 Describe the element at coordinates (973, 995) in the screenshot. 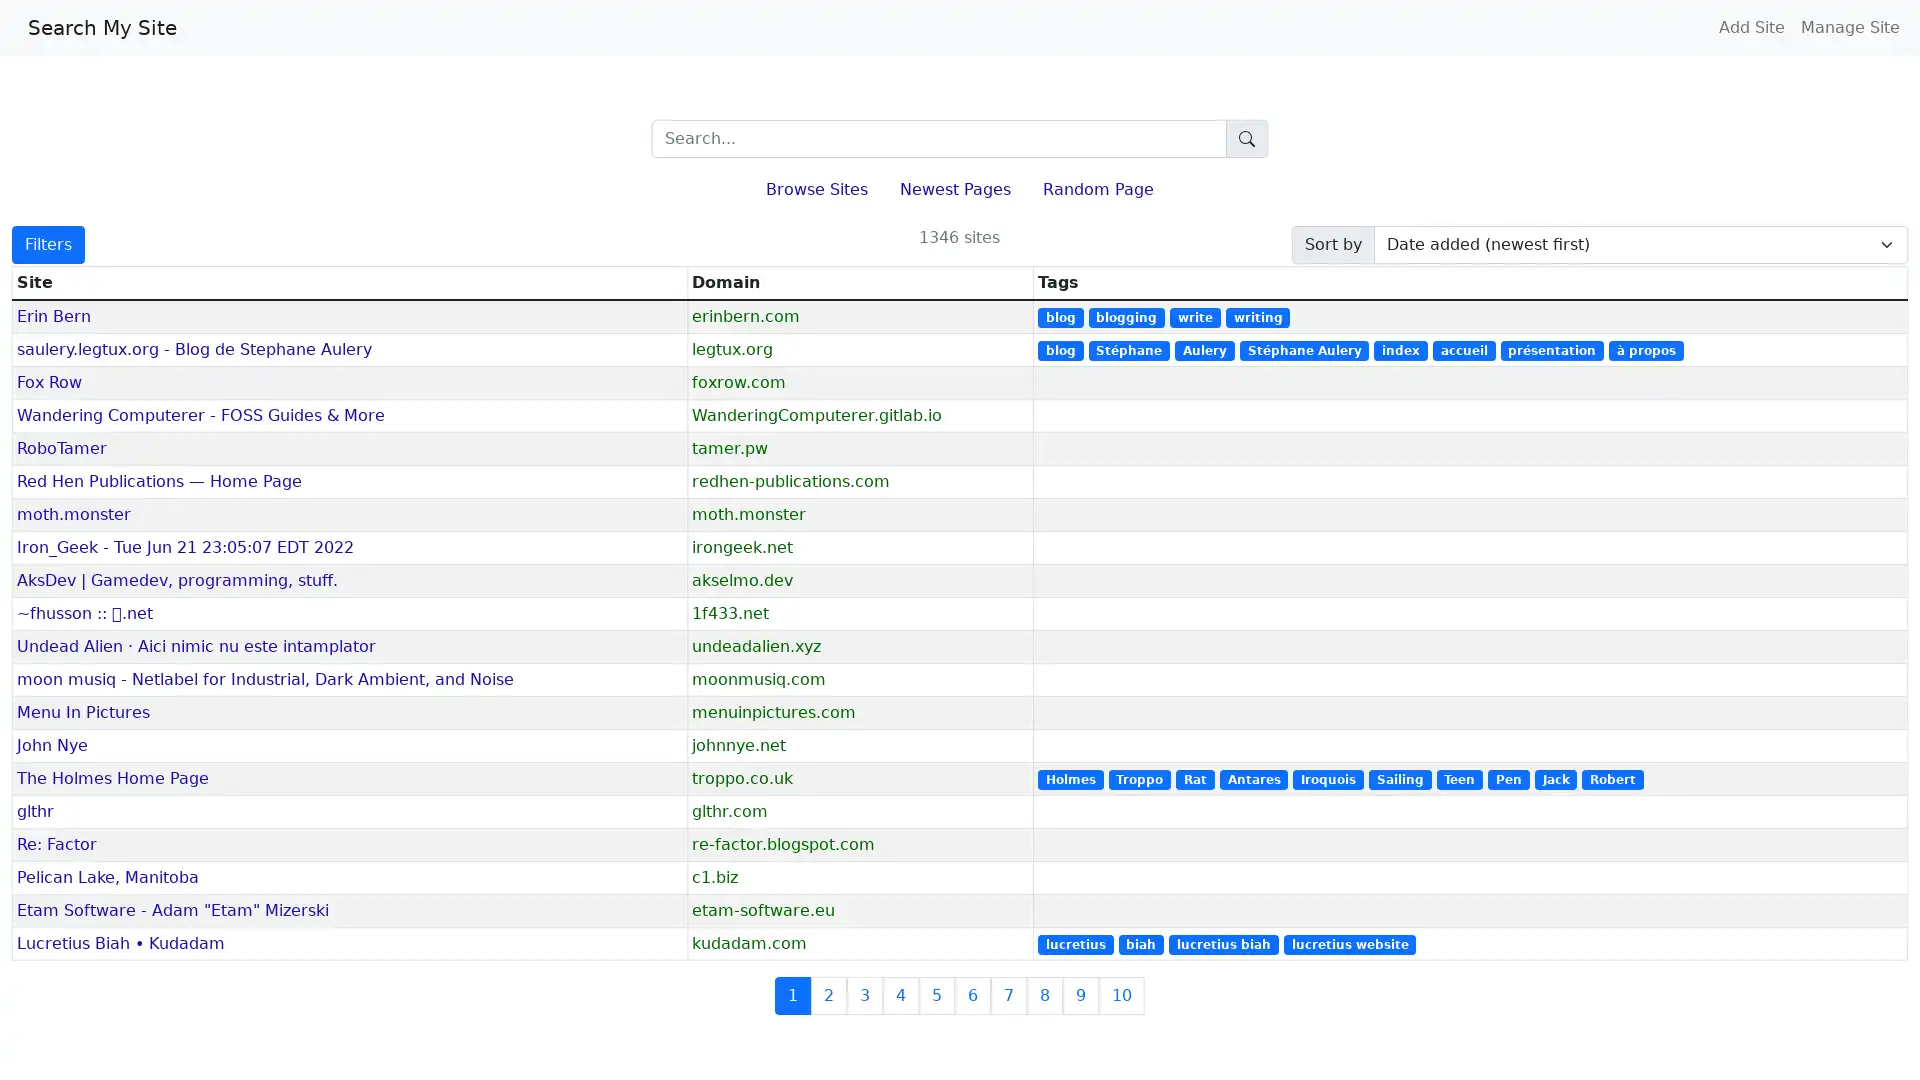

I see `6` at that location.